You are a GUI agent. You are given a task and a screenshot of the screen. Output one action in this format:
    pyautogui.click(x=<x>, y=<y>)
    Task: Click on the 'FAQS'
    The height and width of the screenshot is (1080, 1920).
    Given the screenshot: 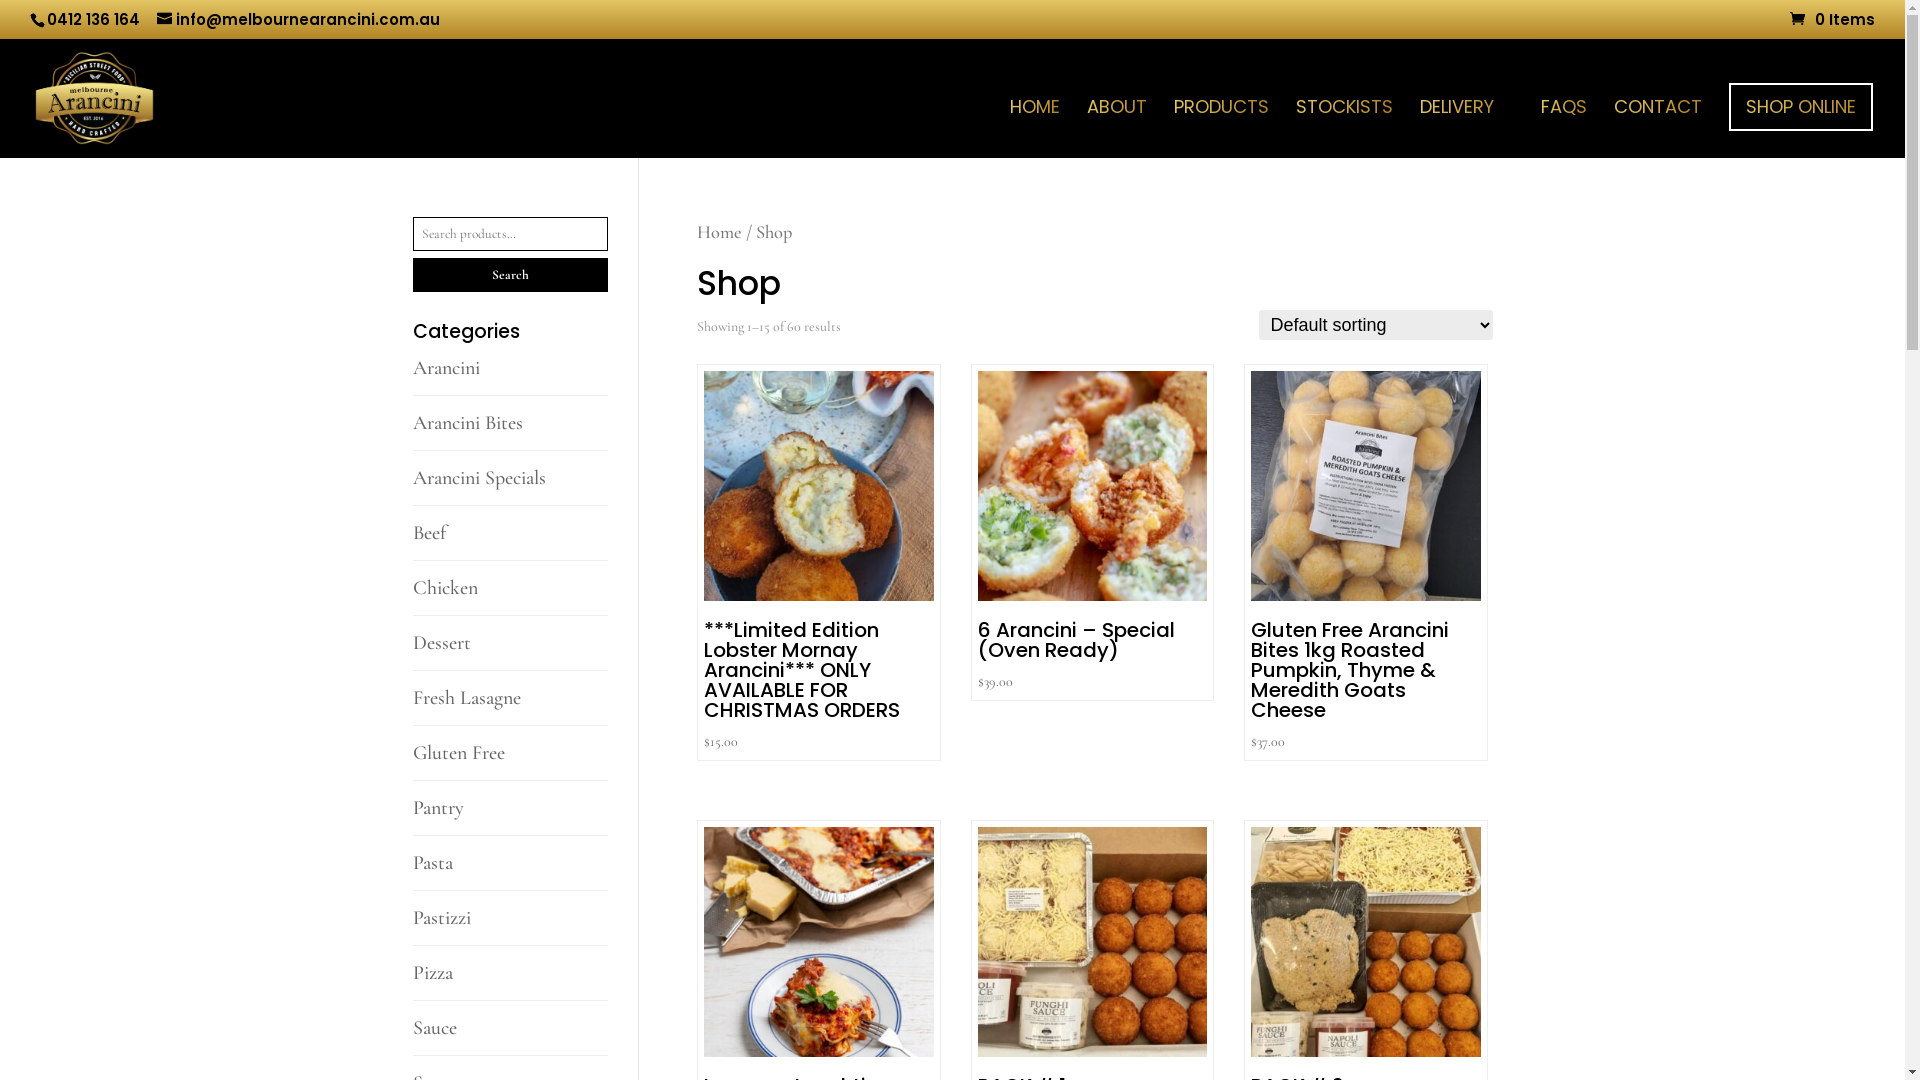 What is the action you would take?
    pyautogui.click(x=1563, y=128)
    